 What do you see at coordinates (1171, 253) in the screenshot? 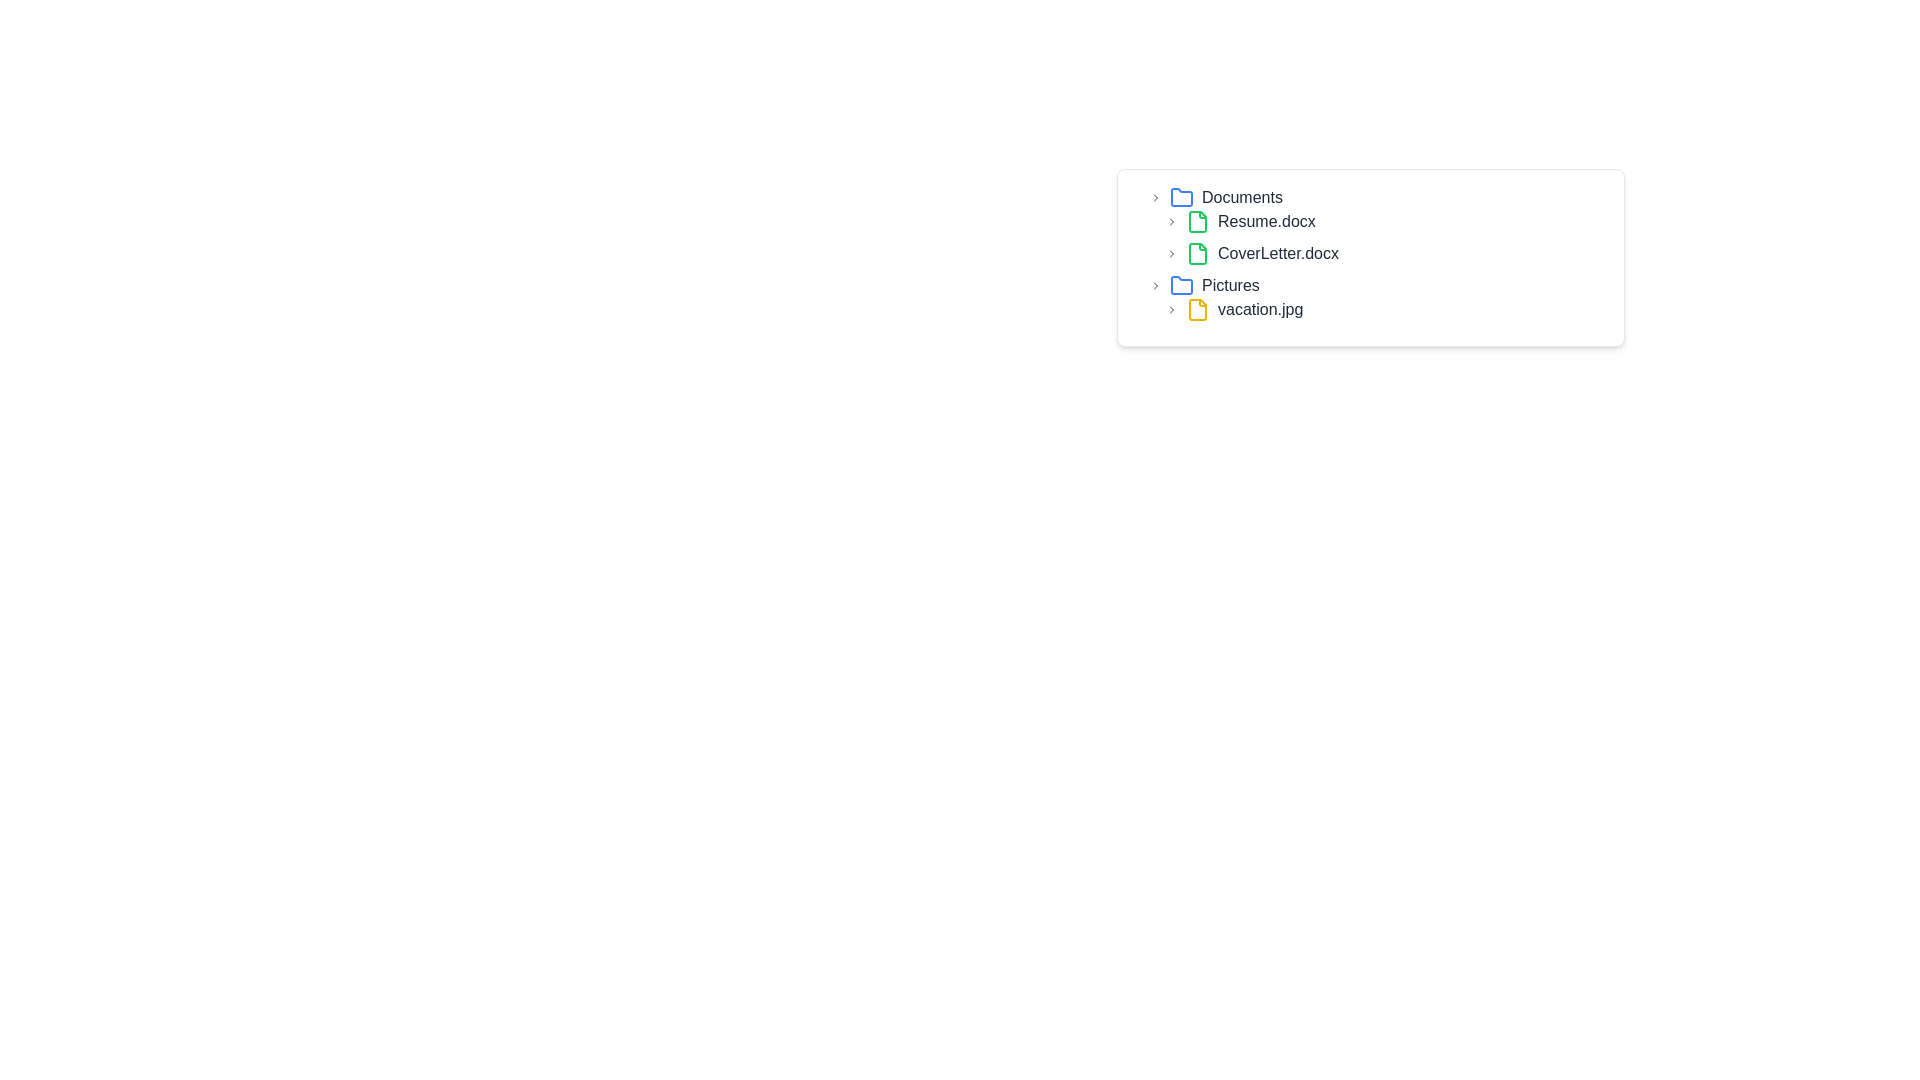
I see `the rightward-facing gray chevron icon located to the left of the text label 'CoverLetter.docx'` at bounding box center [1171, 253].